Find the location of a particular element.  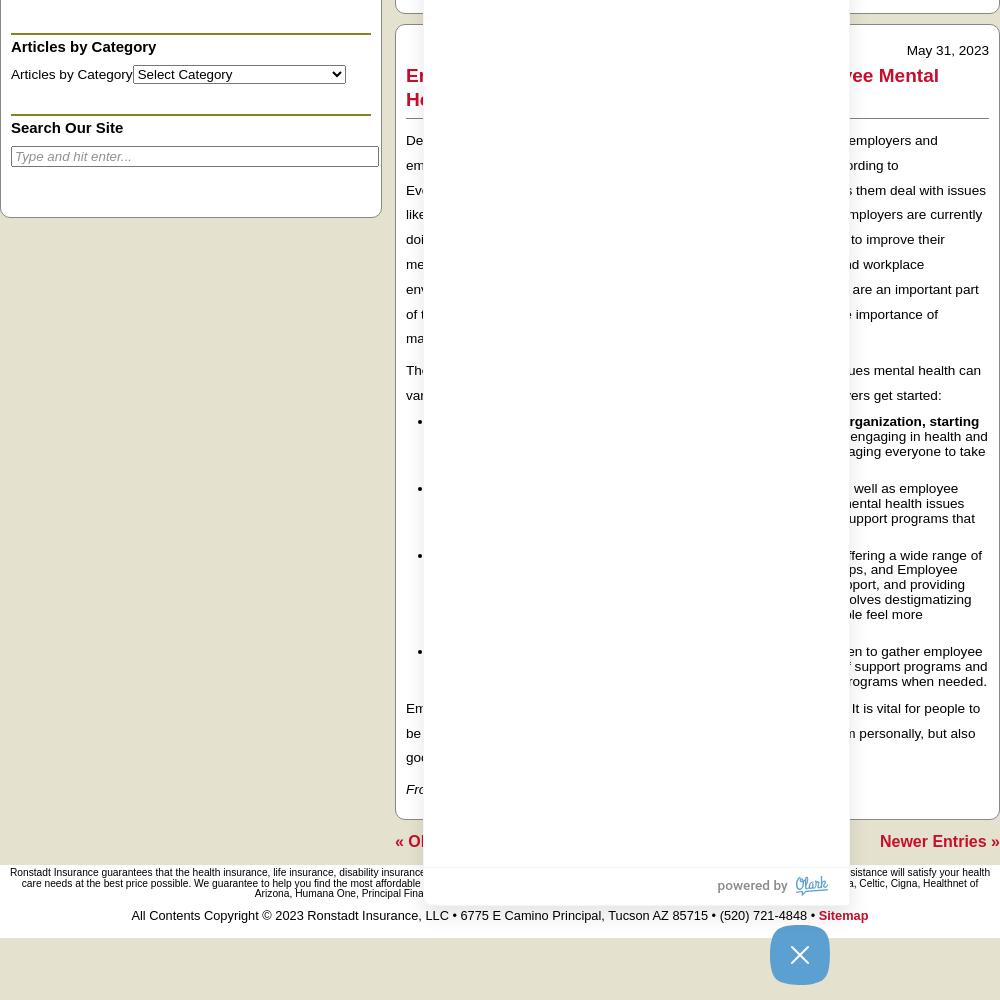

'Keep the lines of communication open to gather employee feedback on their mental health status, as well as the effectiveness of support programs and initiatives. It is also important to make adjustments to mental health programs when needed.' is located at coordinates (709, 666).